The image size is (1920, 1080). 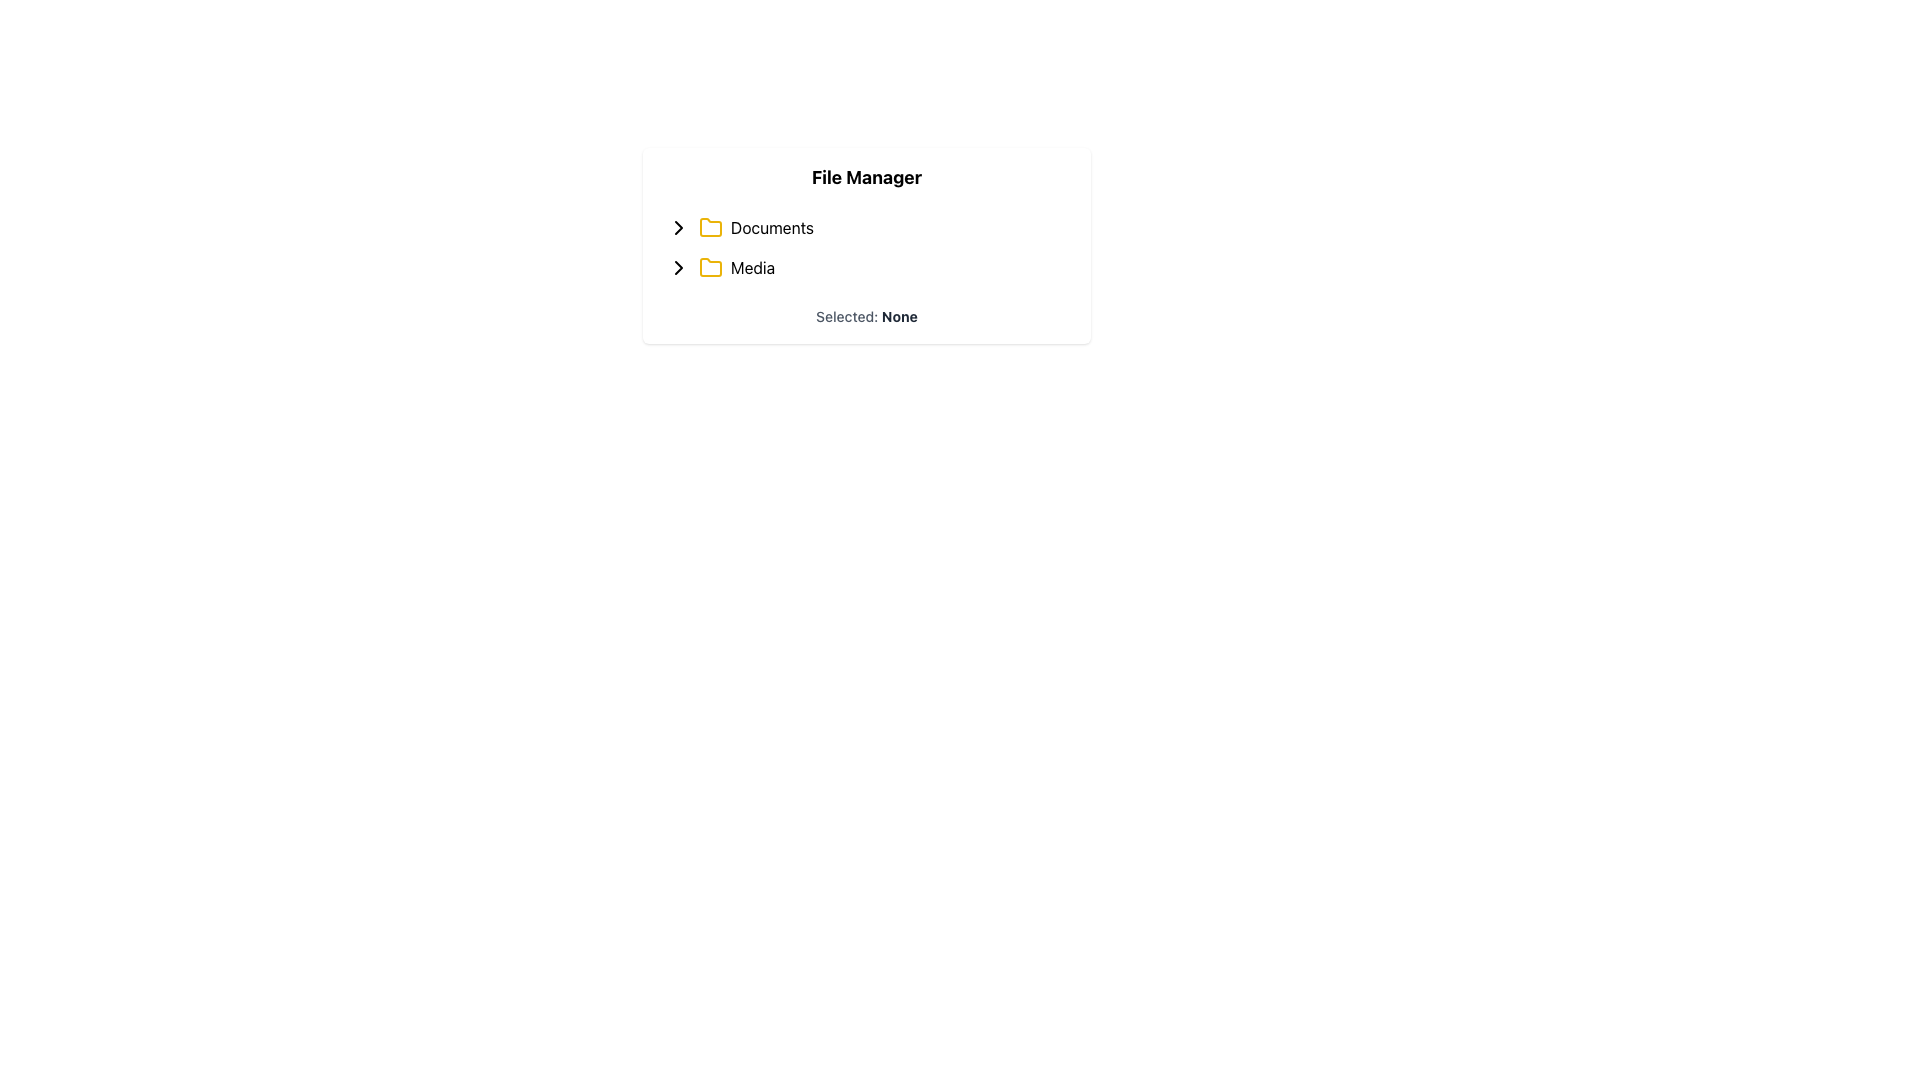 What do you see at coordinates (678, 226) in the screenshot?
I see `the rightward-pointing arrow icon (chevron) located to the left of the 'Documents' label in the vertical list structure` at bounding box center [678, 226].